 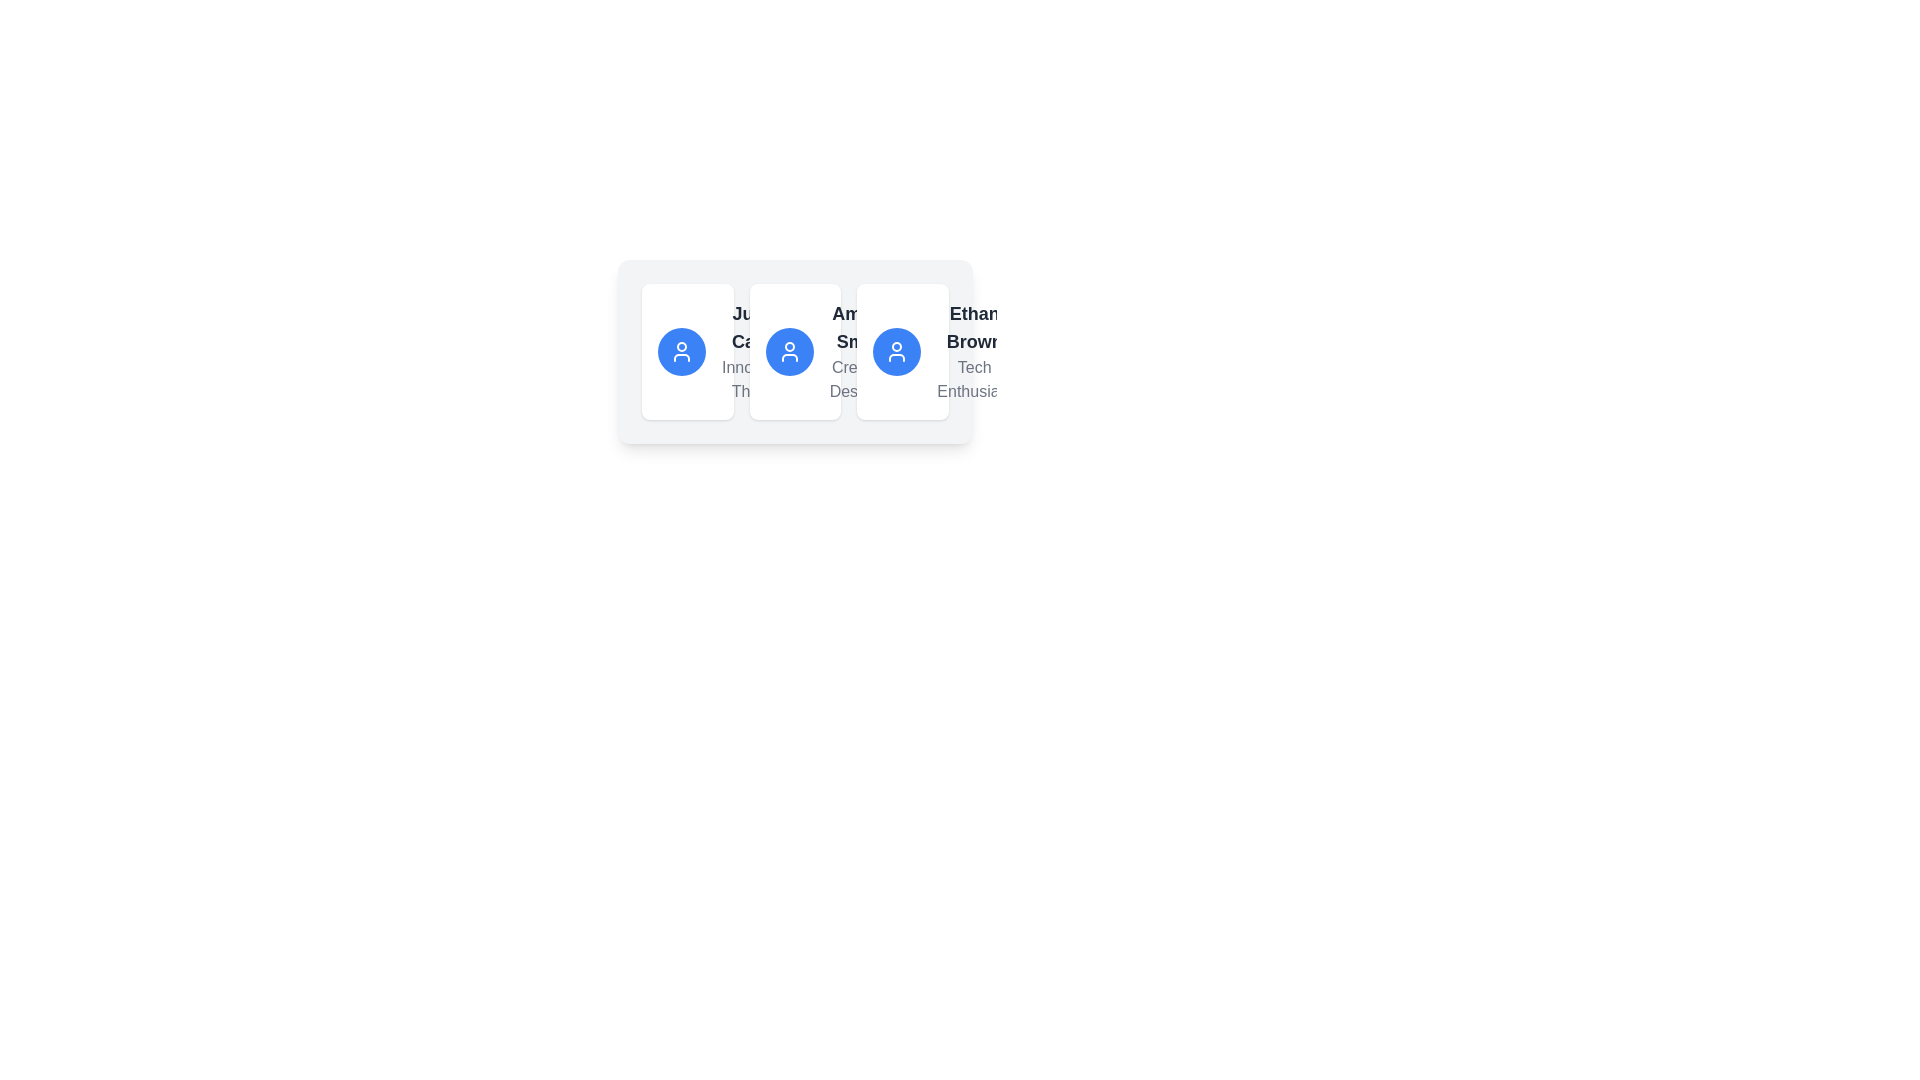 What do you see at coordinates (687, 350) in the screenshot?
I see `the Profile Card for 'Julian Carter', which is the first card in the left-most column of the grid layout` at bounding box center [687, 350].